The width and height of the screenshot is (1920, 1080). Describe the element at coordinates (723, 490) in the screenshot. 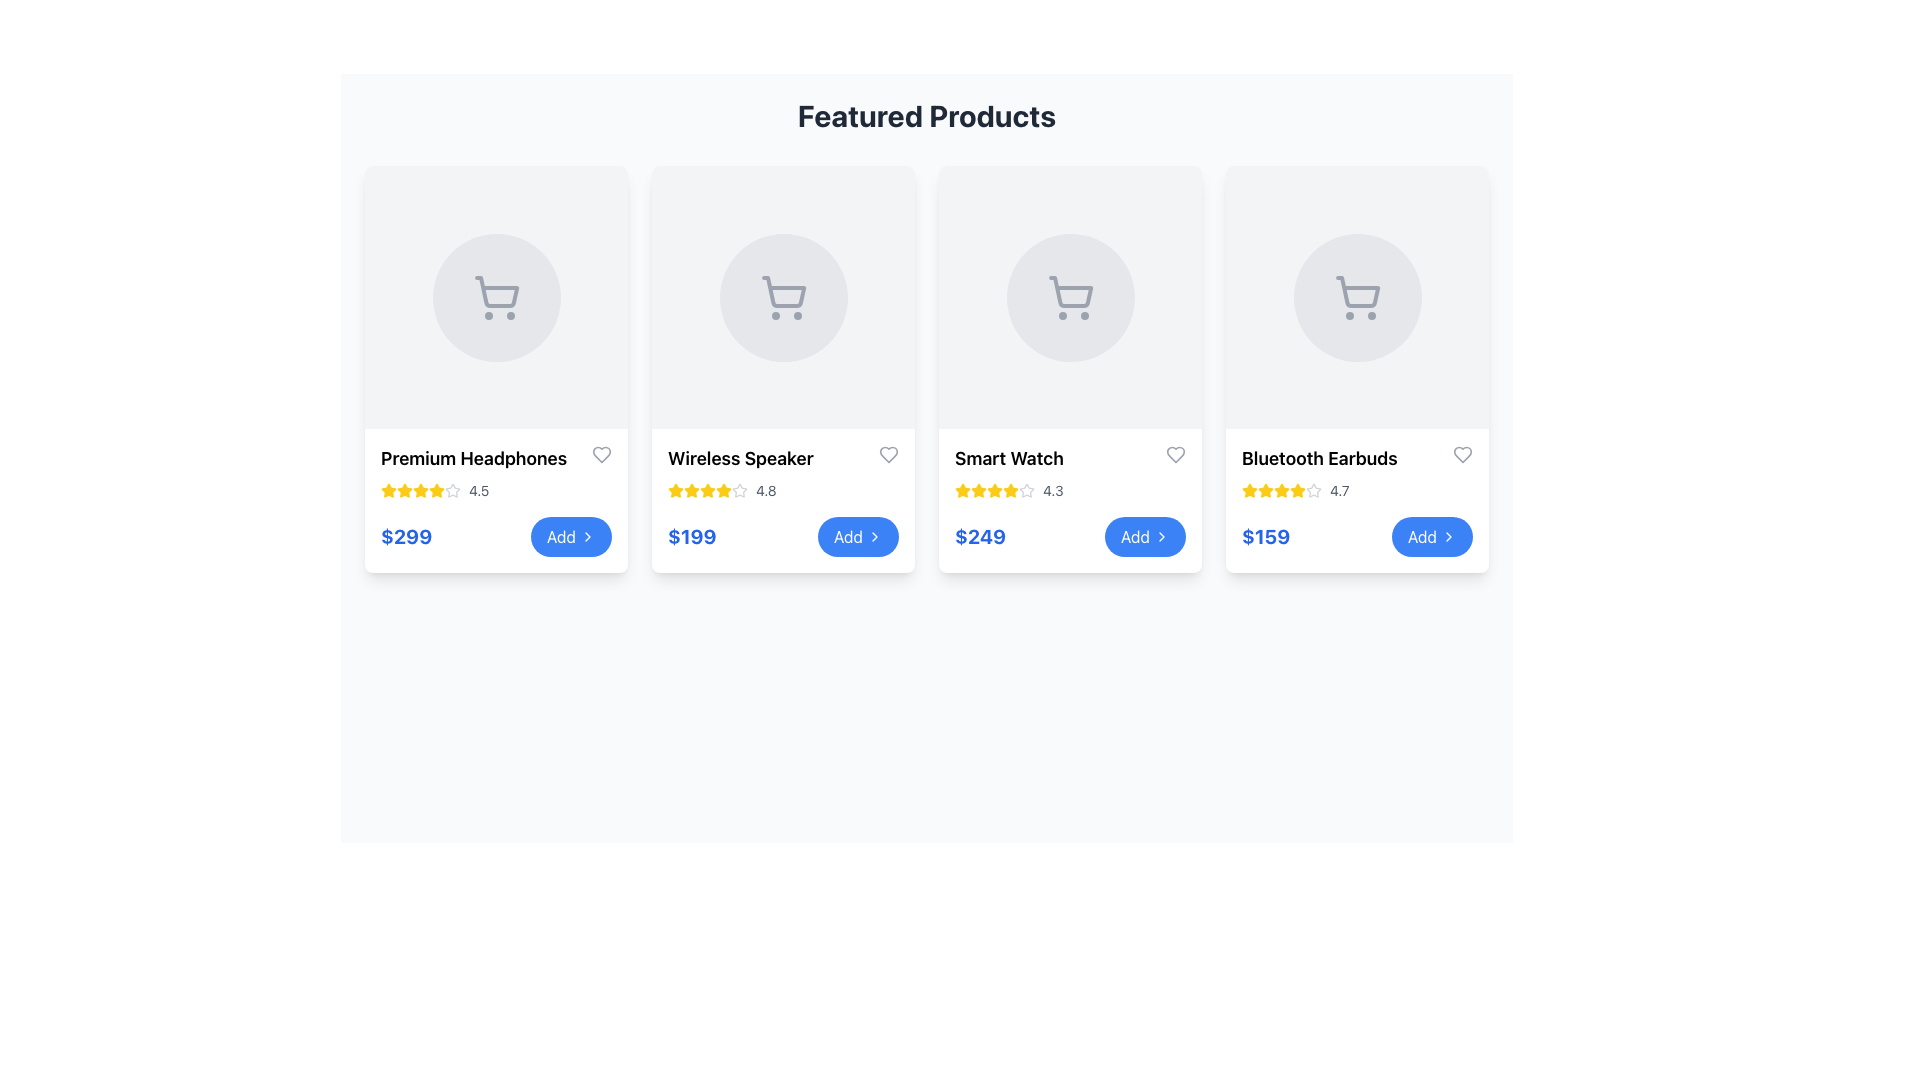

I see `the star icon representing the second rating in the product grid for the 'Wireless Speaker', which indicates a 4.8 rating` at that location.